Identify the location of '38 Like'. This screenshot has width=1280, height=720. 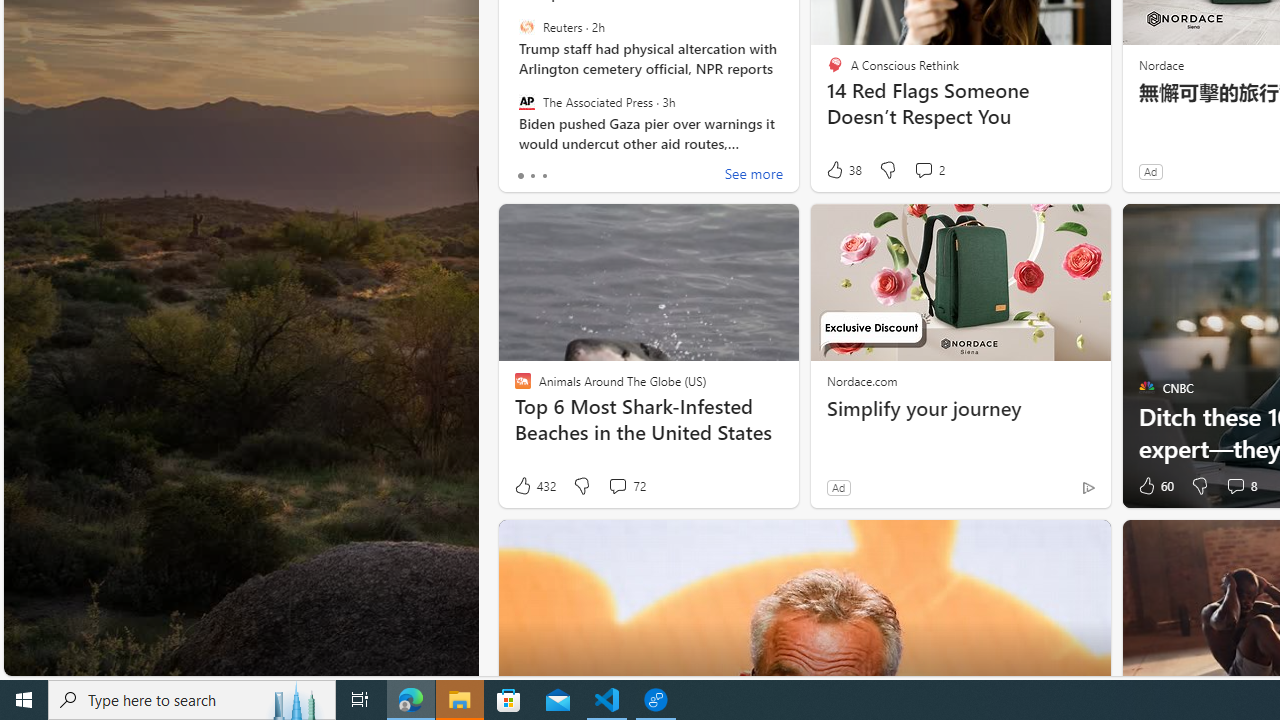
(843, 169).